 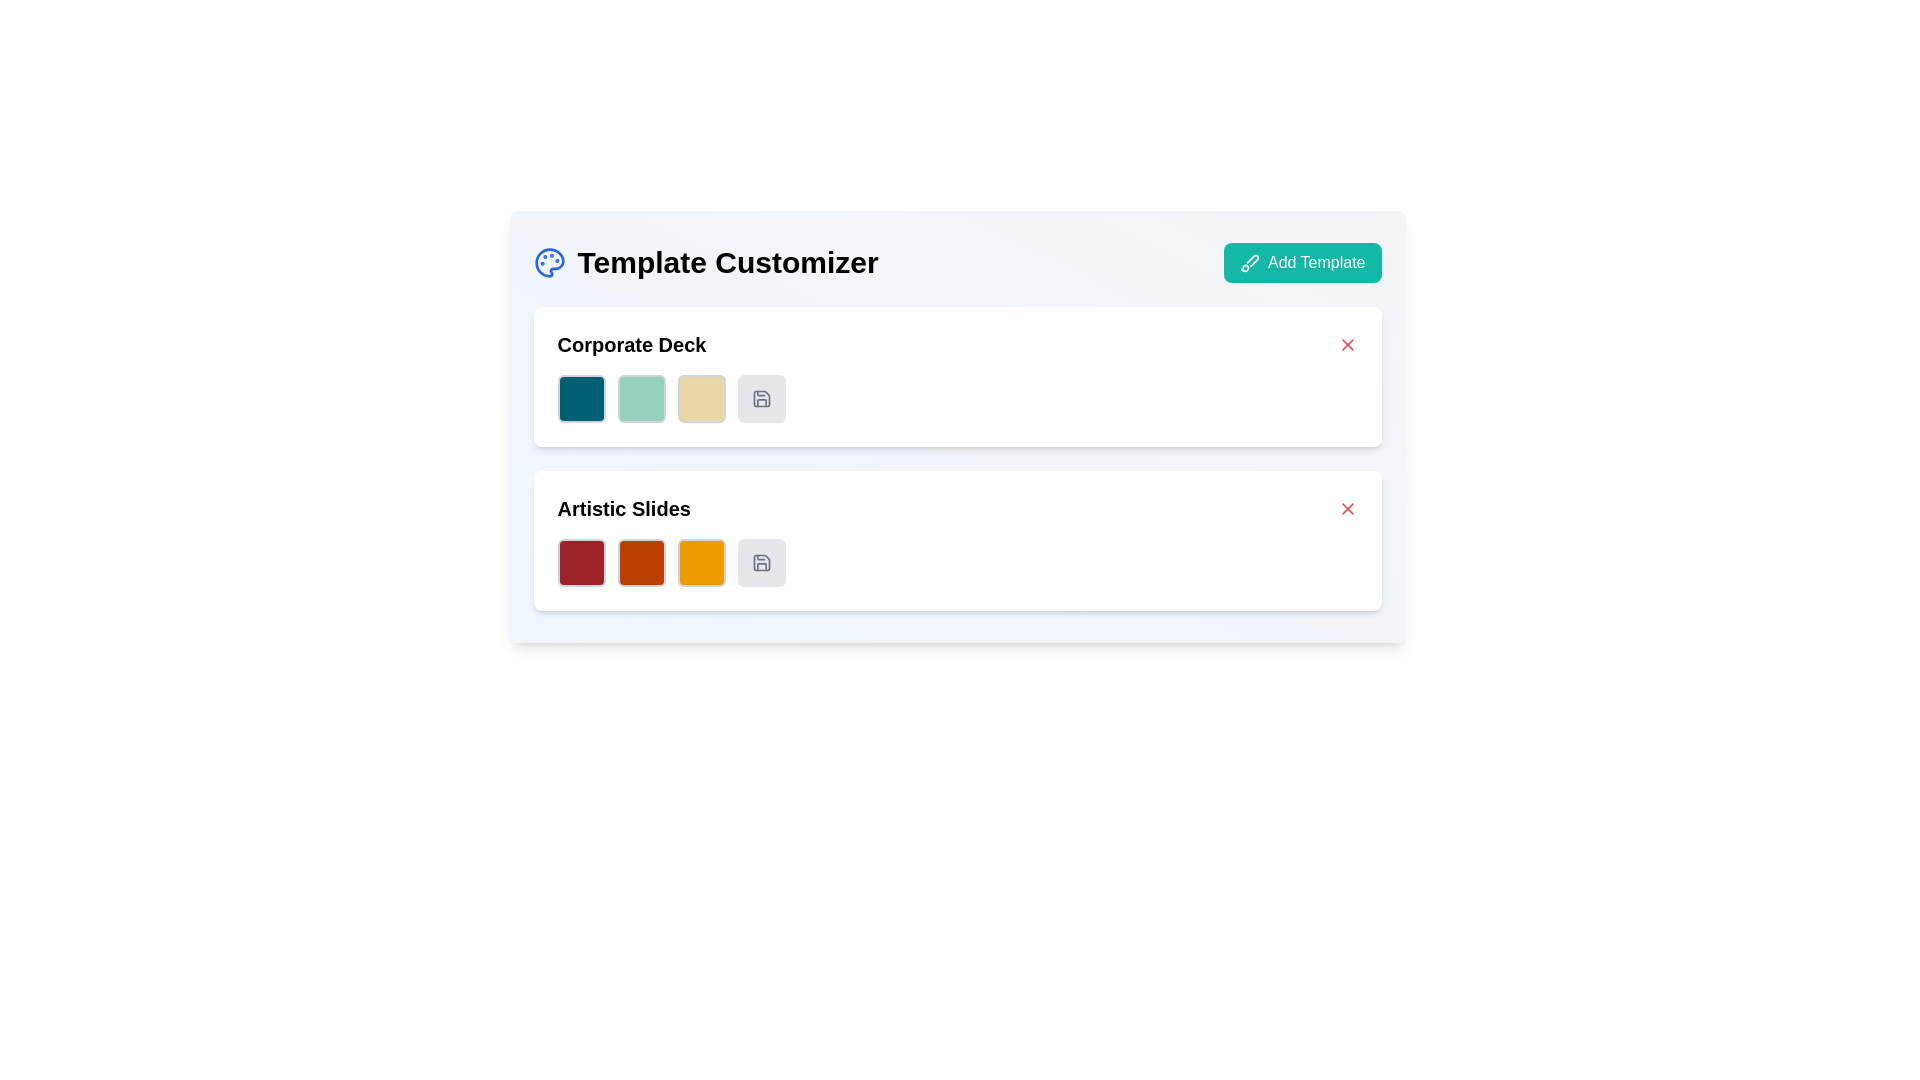 I want to click on the third color selection square in the Artistic Slides section, so click(x=701, y=563).